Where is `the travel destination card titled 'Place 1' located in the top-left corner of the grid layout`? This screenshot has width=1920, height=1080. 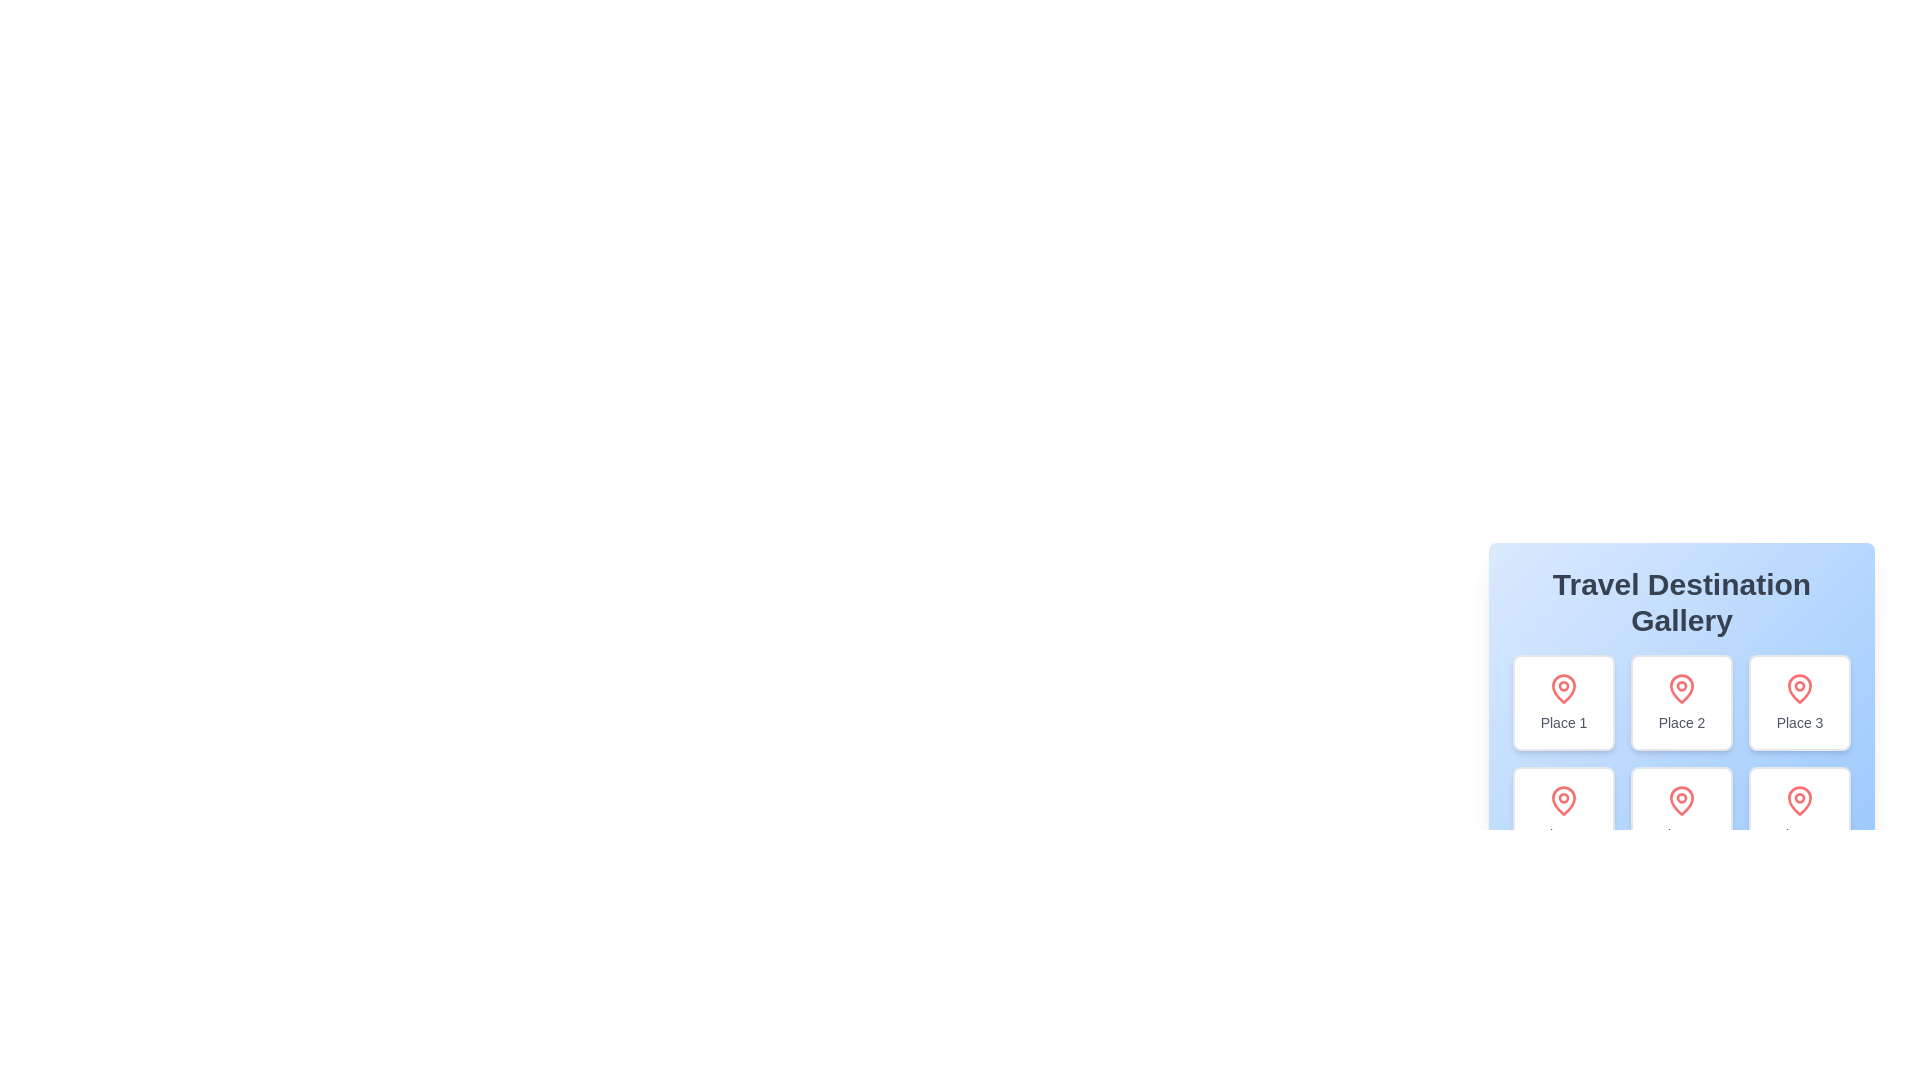
the travel destination card titled 'Place 1' located in the top-left corner of the grid layout is located at coordinates (1563, 701).